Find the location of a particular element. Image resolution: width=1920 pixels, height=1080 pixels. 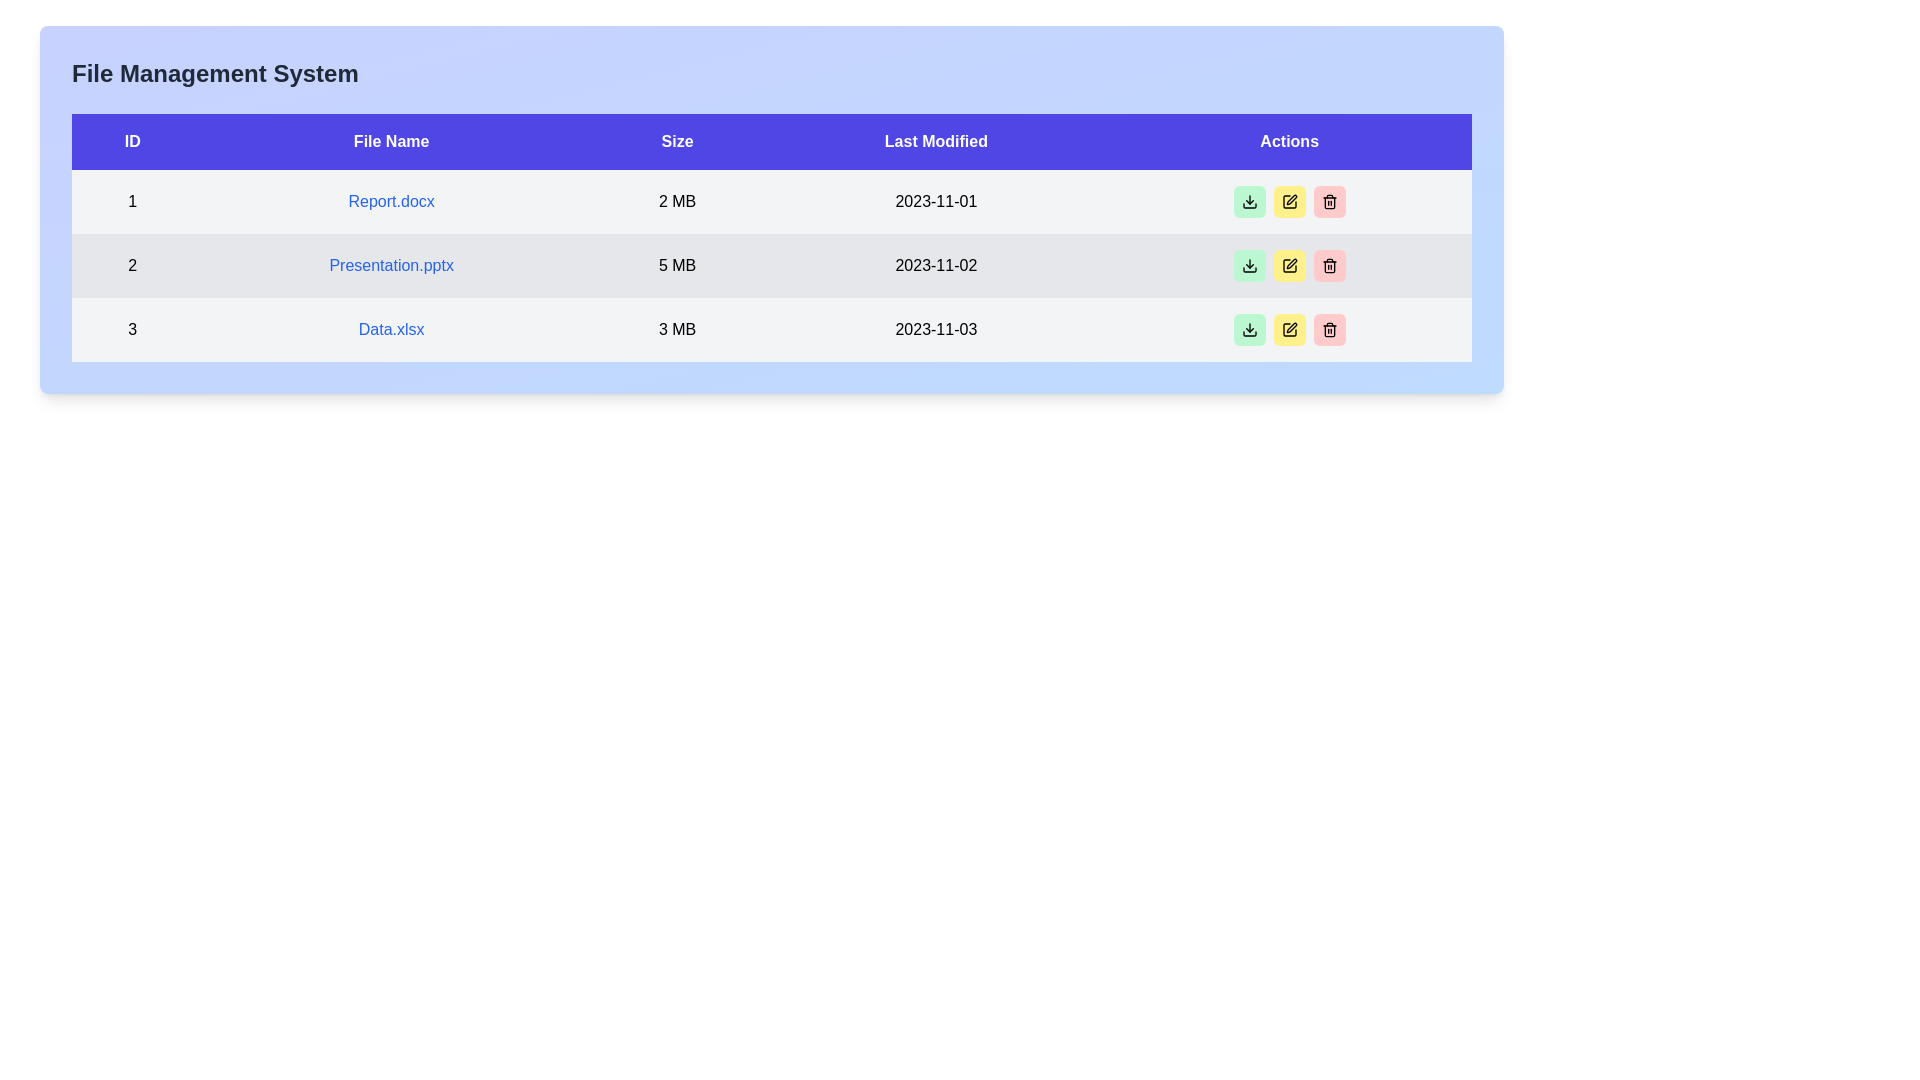

the yellow edit button with a pencil icon located in the 'Actions' column of the second row in the table to trigger its hover effects is located at coordinates (1289, 265).